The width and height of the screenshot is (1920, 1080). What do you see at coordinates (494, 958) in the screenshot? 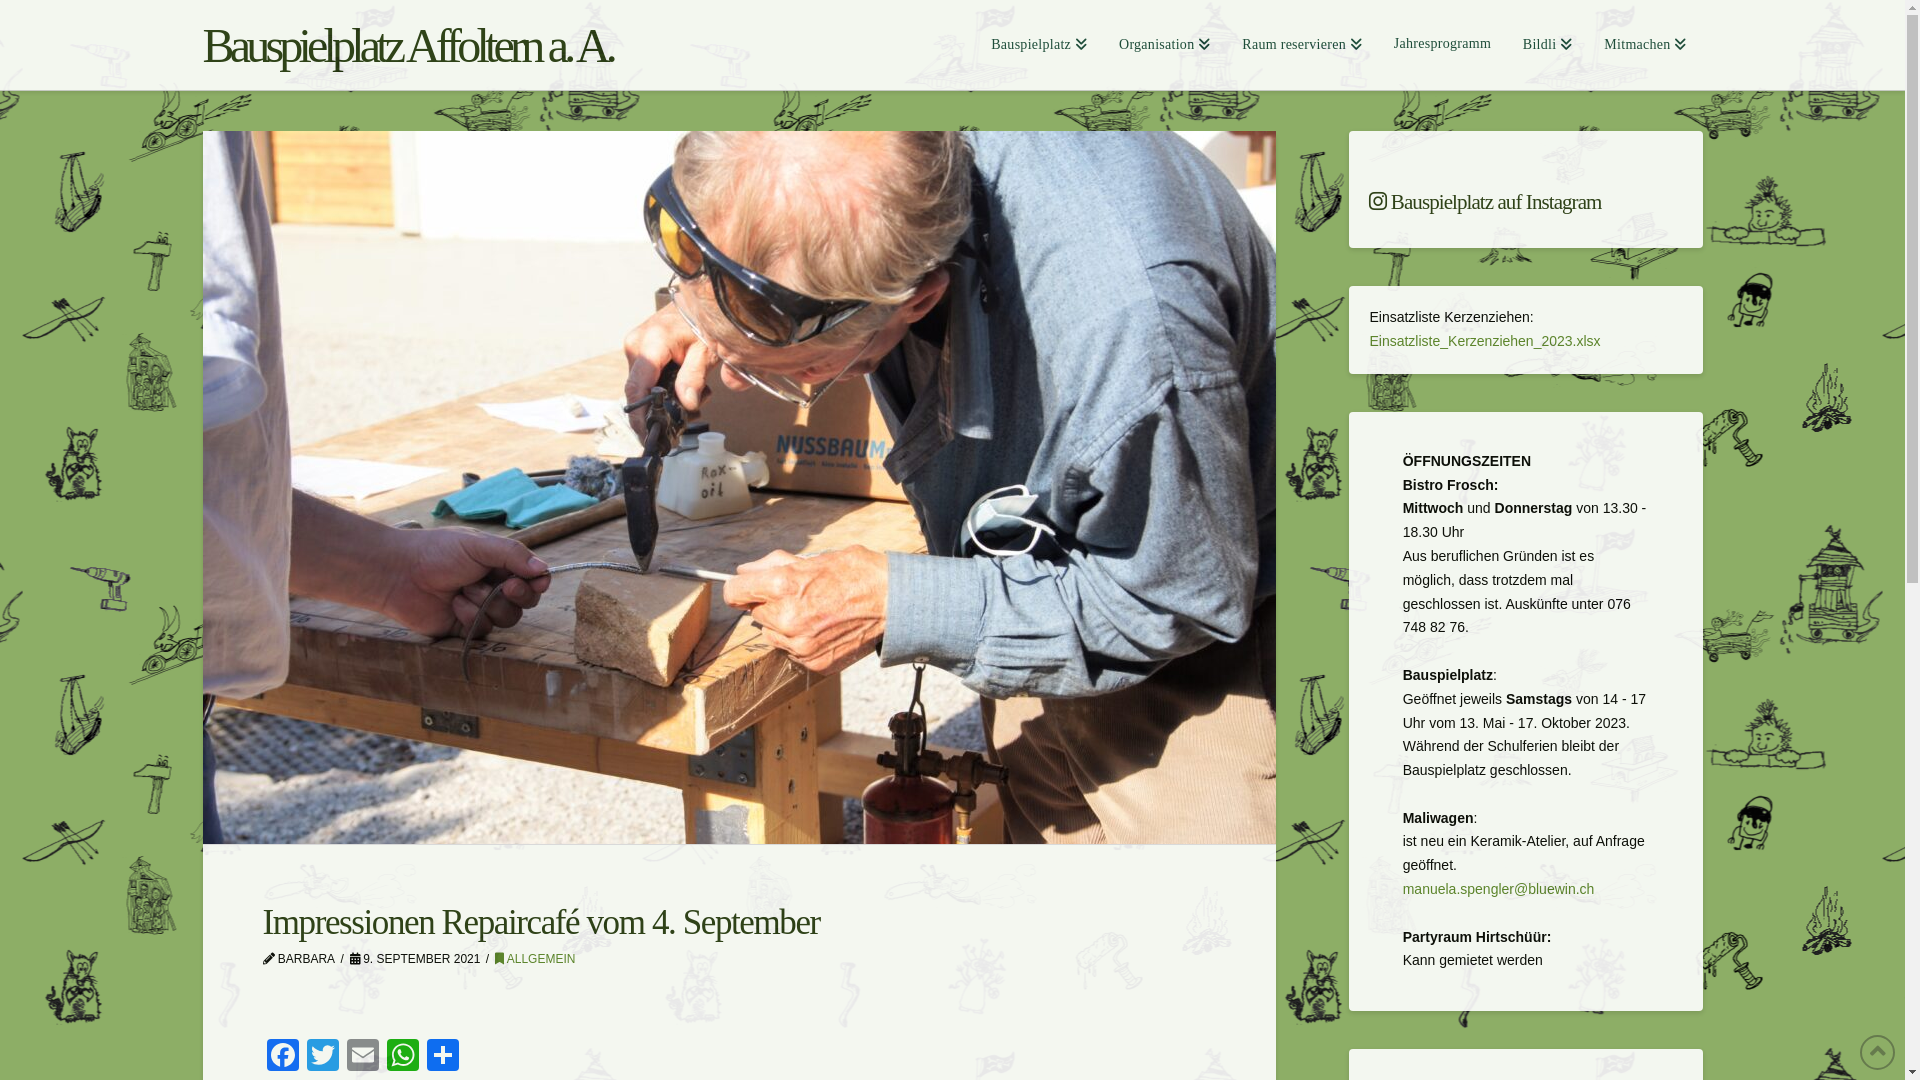
I see `'ALLGEMEIN'` at bounding box center [494, 958].